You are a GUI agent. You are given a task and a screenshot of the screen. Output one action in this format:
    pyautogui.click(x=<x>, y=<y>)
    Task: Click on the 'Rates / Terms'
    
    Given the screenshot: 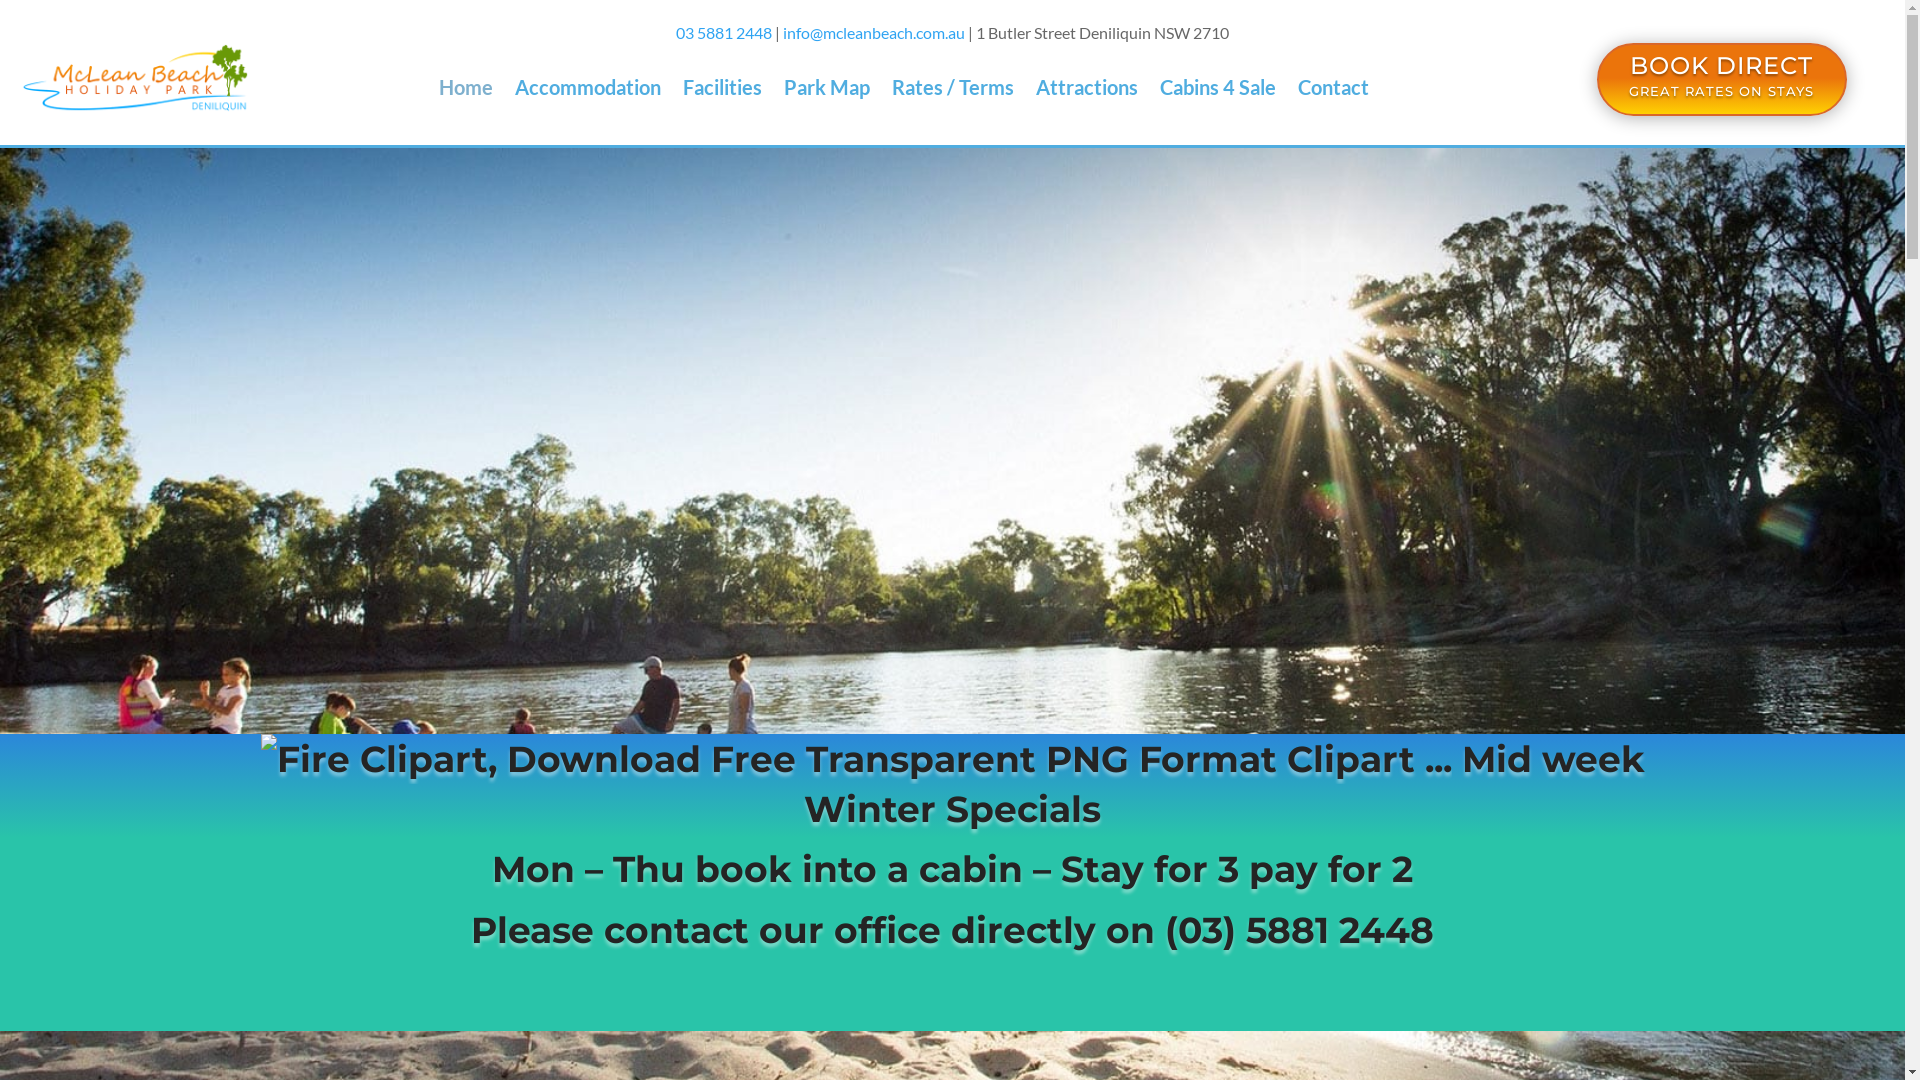 What is the action you would take?
    pyautogui.click(x=952, y=91)
    